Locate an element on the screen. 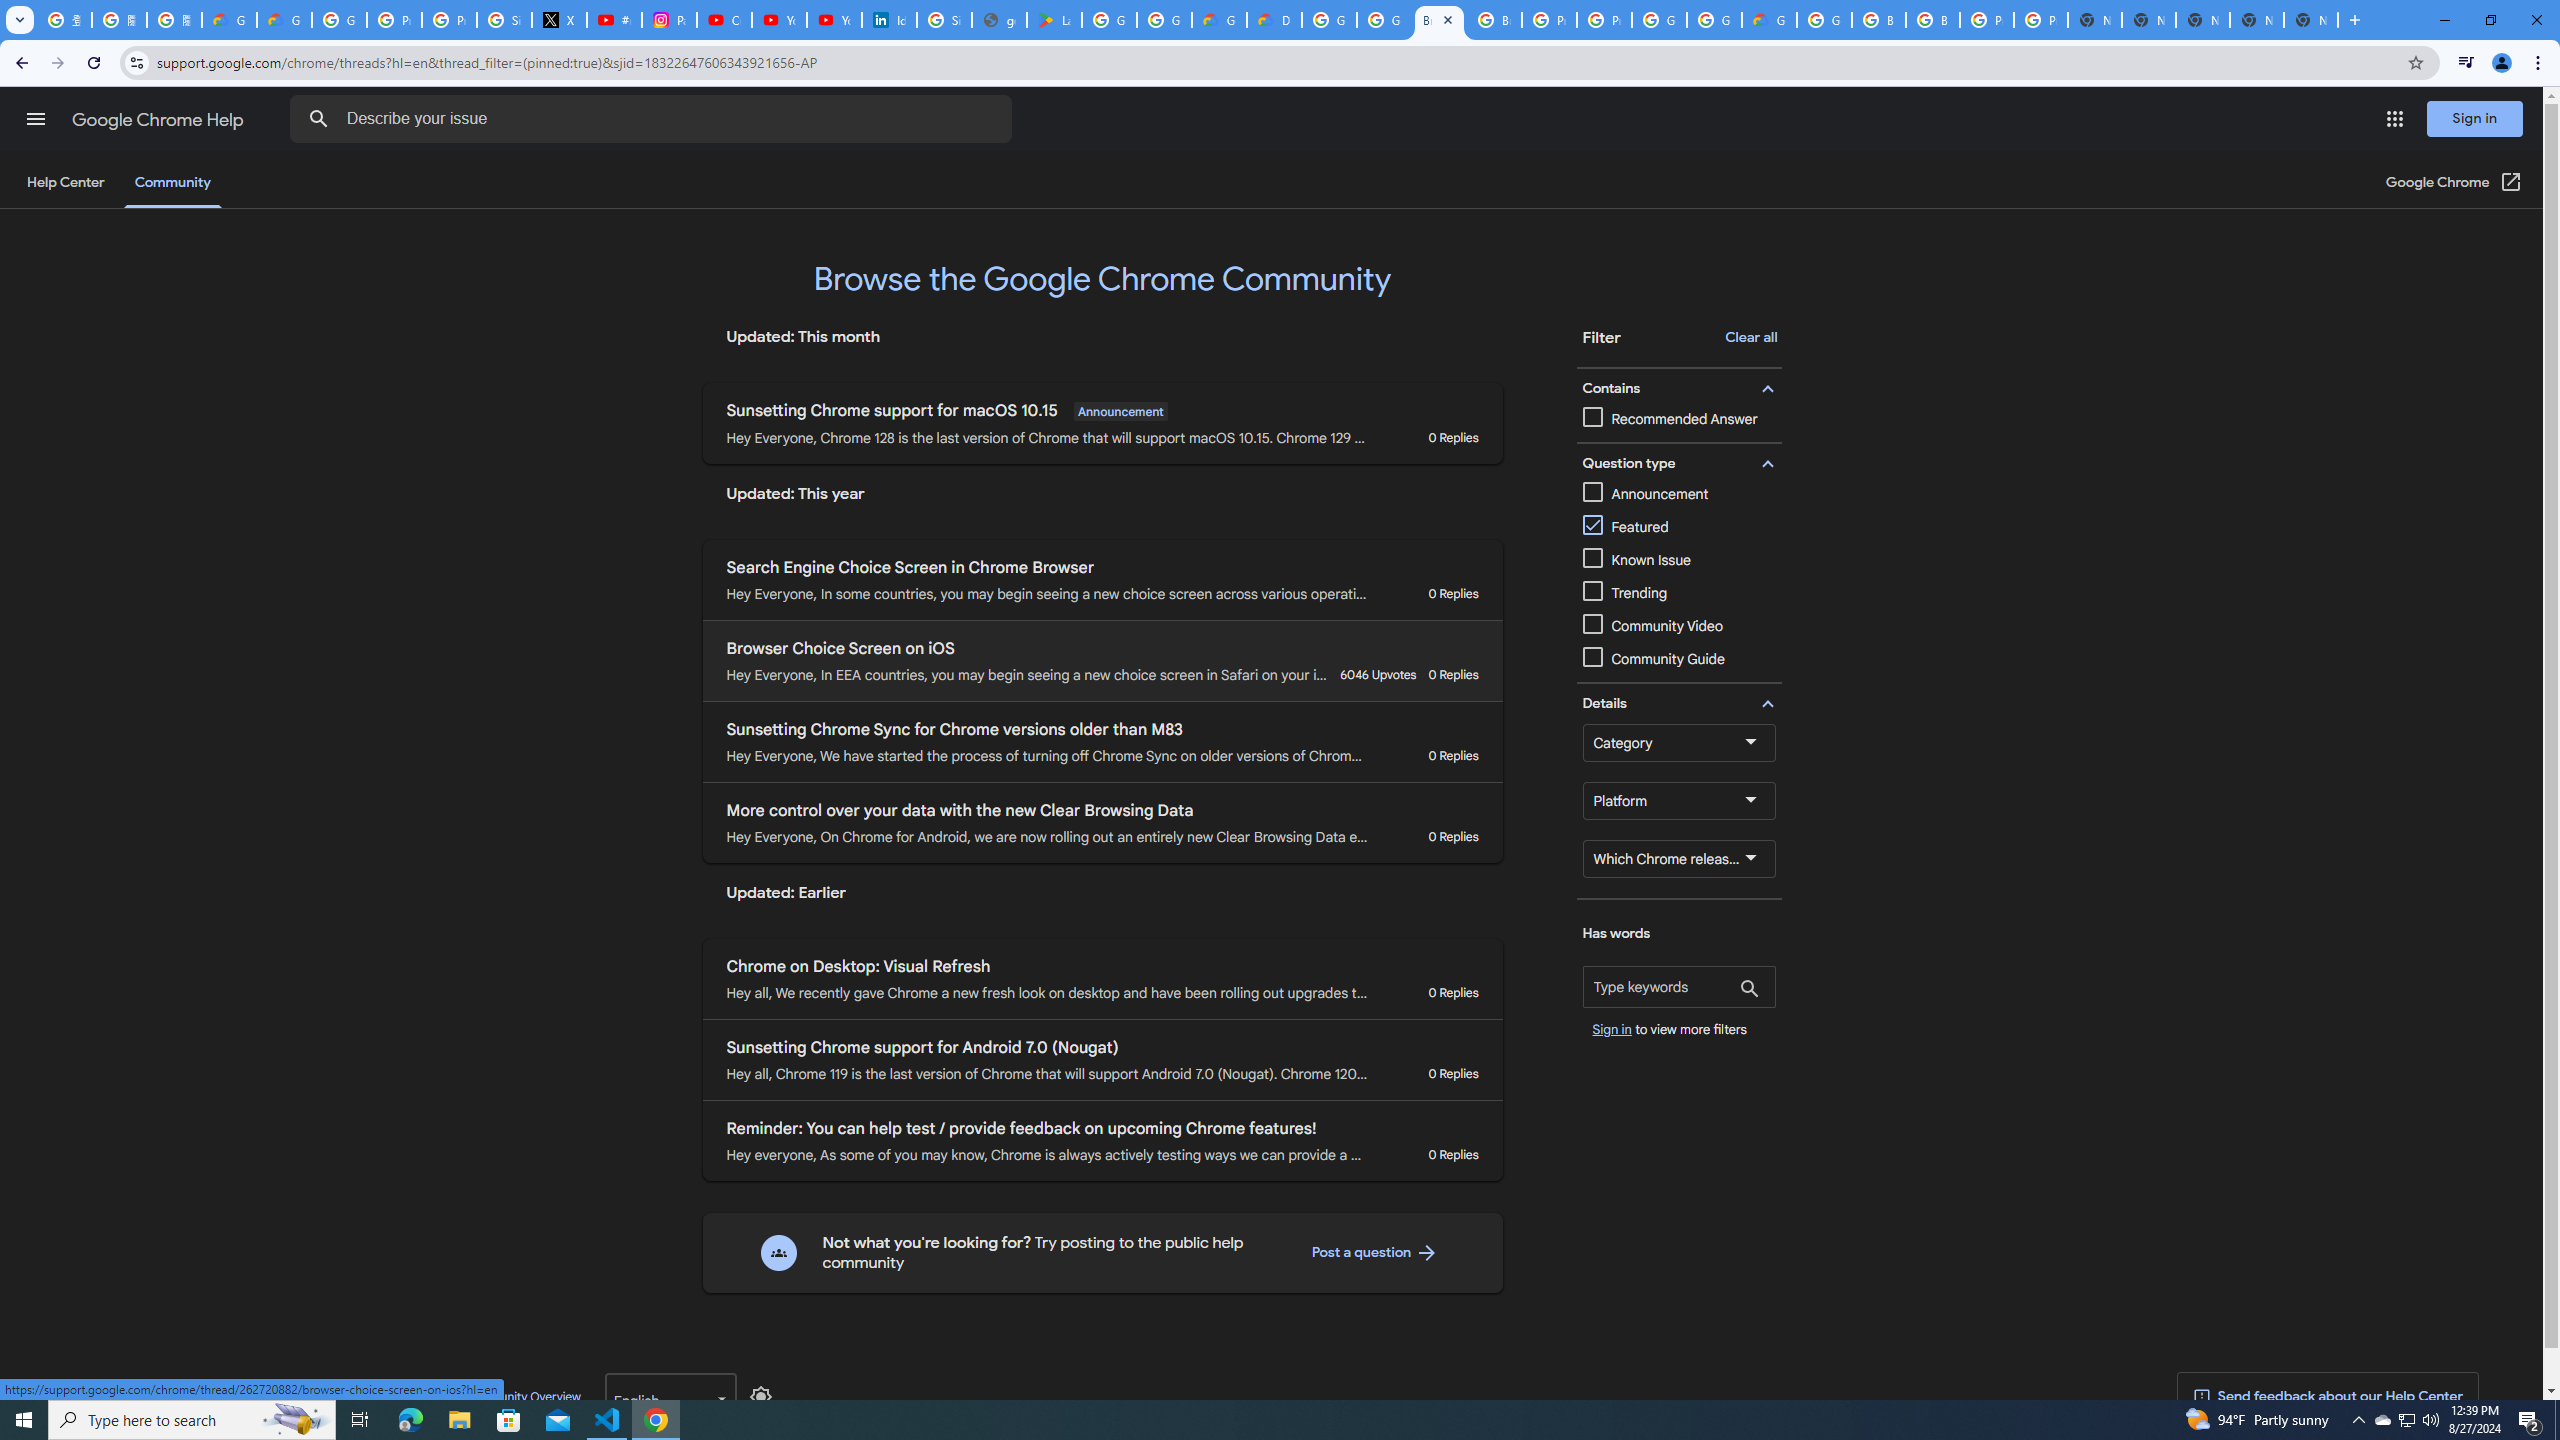  'Google Cloud Privacy Notice' is located at coordinates (228, 19).